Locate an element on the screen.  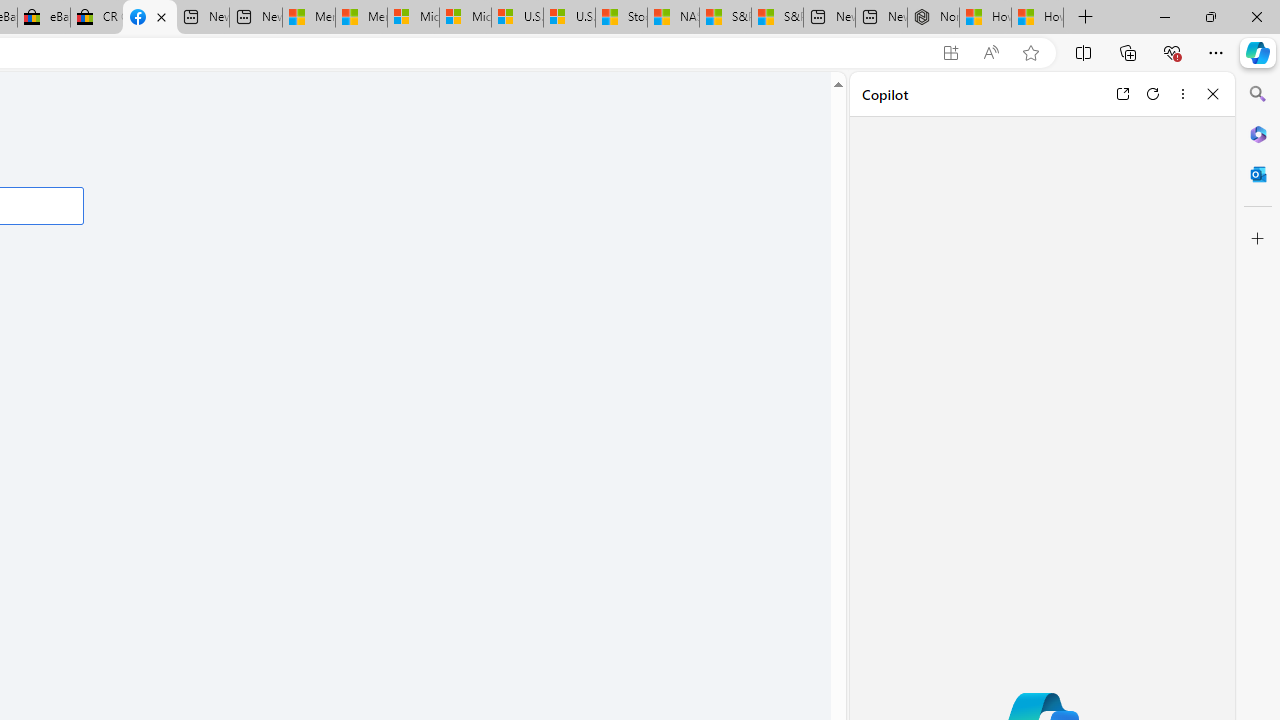
'S&P 500, Nasdaq end lower, weighed by Nvidia dip | Watch' is located at coordinates (775, 17).